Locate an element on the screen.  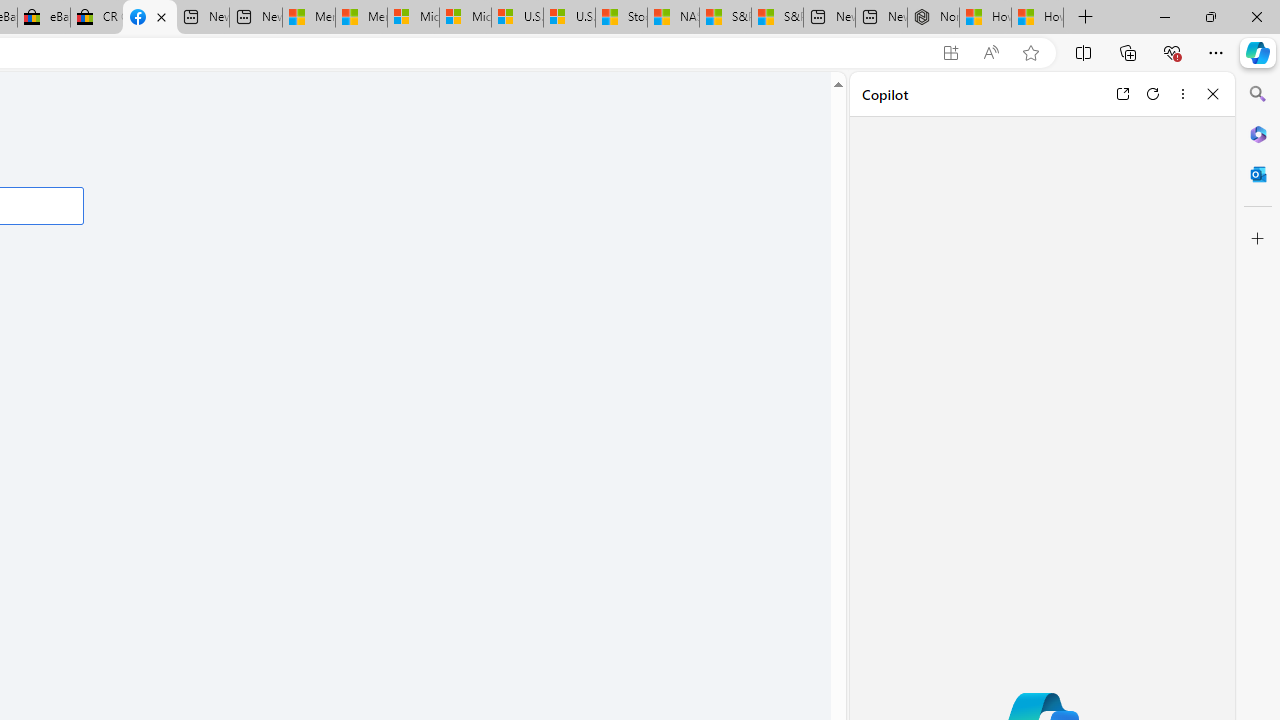
'S&P 500, Nasdaq end lower, weighed by Nvidia dip | Watch' is located at coordinates (775, 17).